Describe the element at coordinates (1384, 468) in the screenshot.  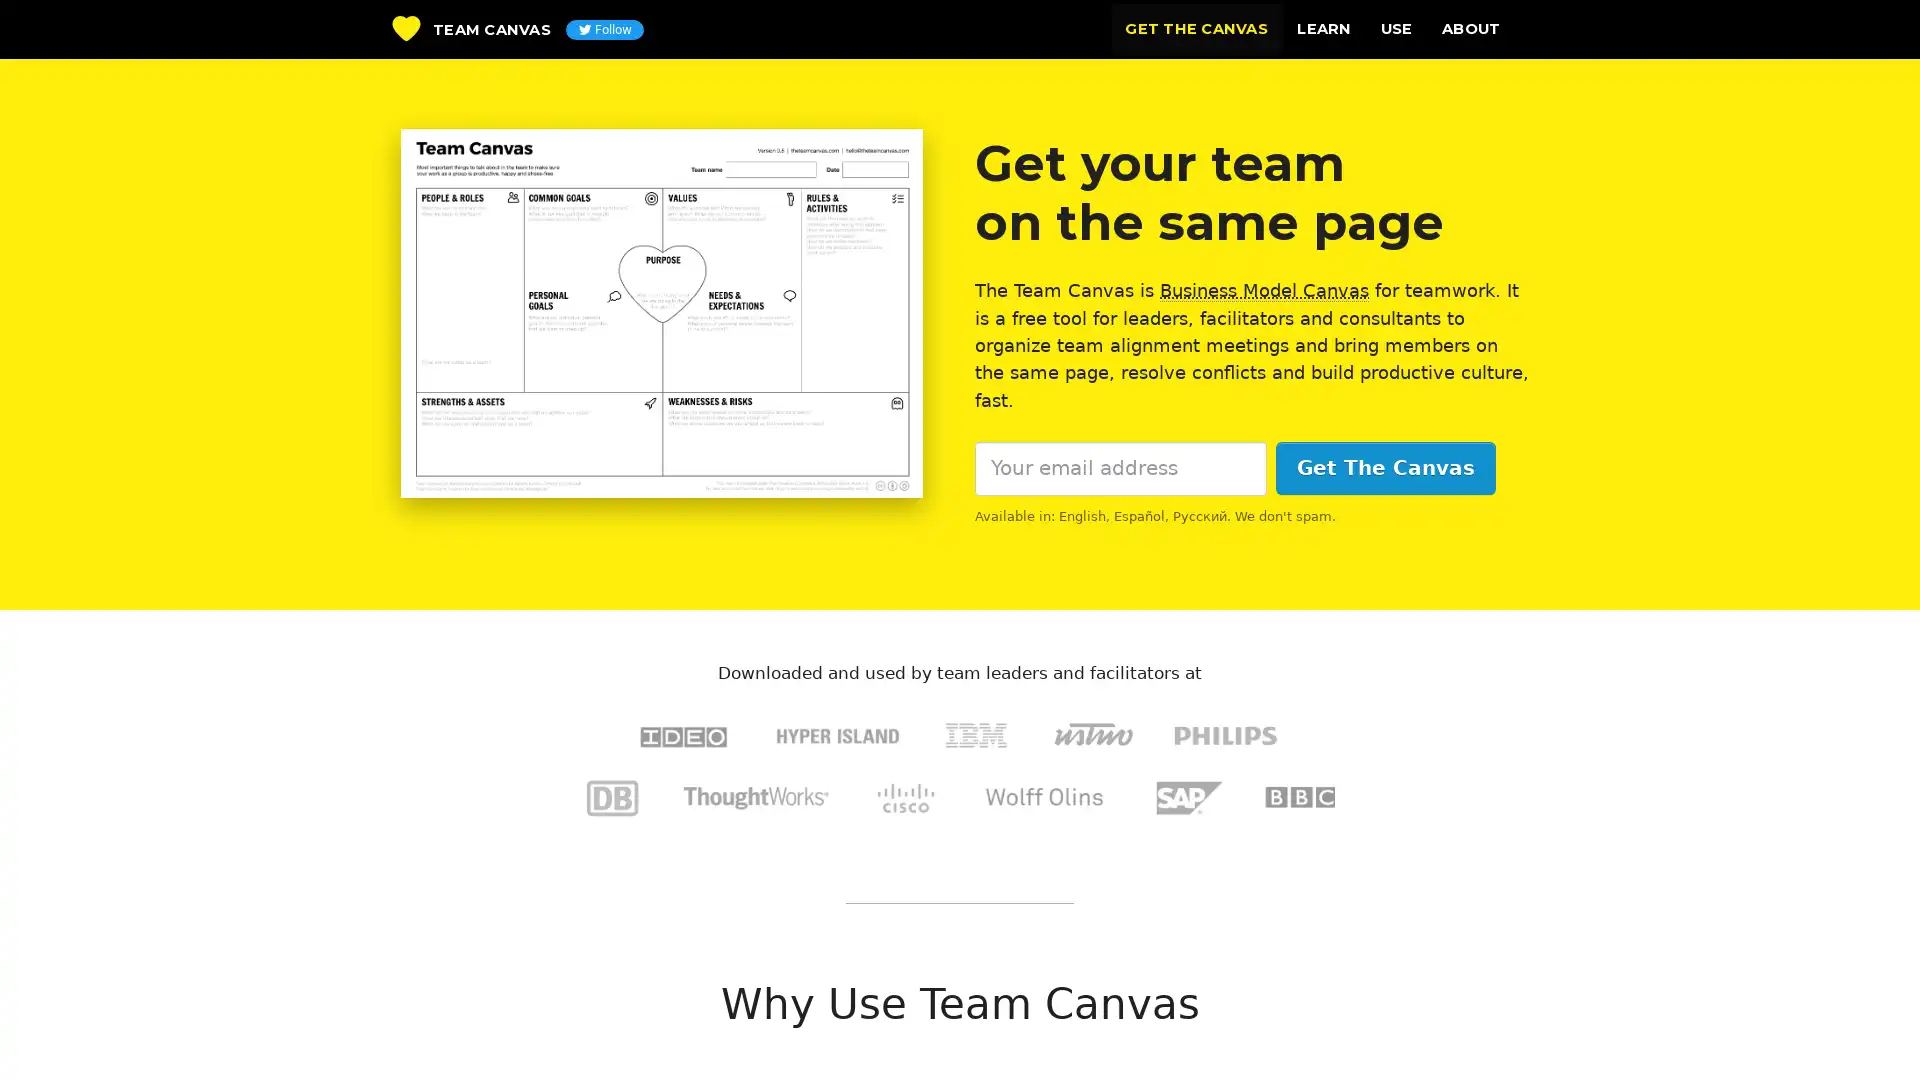
I see `Get The Canvas` at that location.